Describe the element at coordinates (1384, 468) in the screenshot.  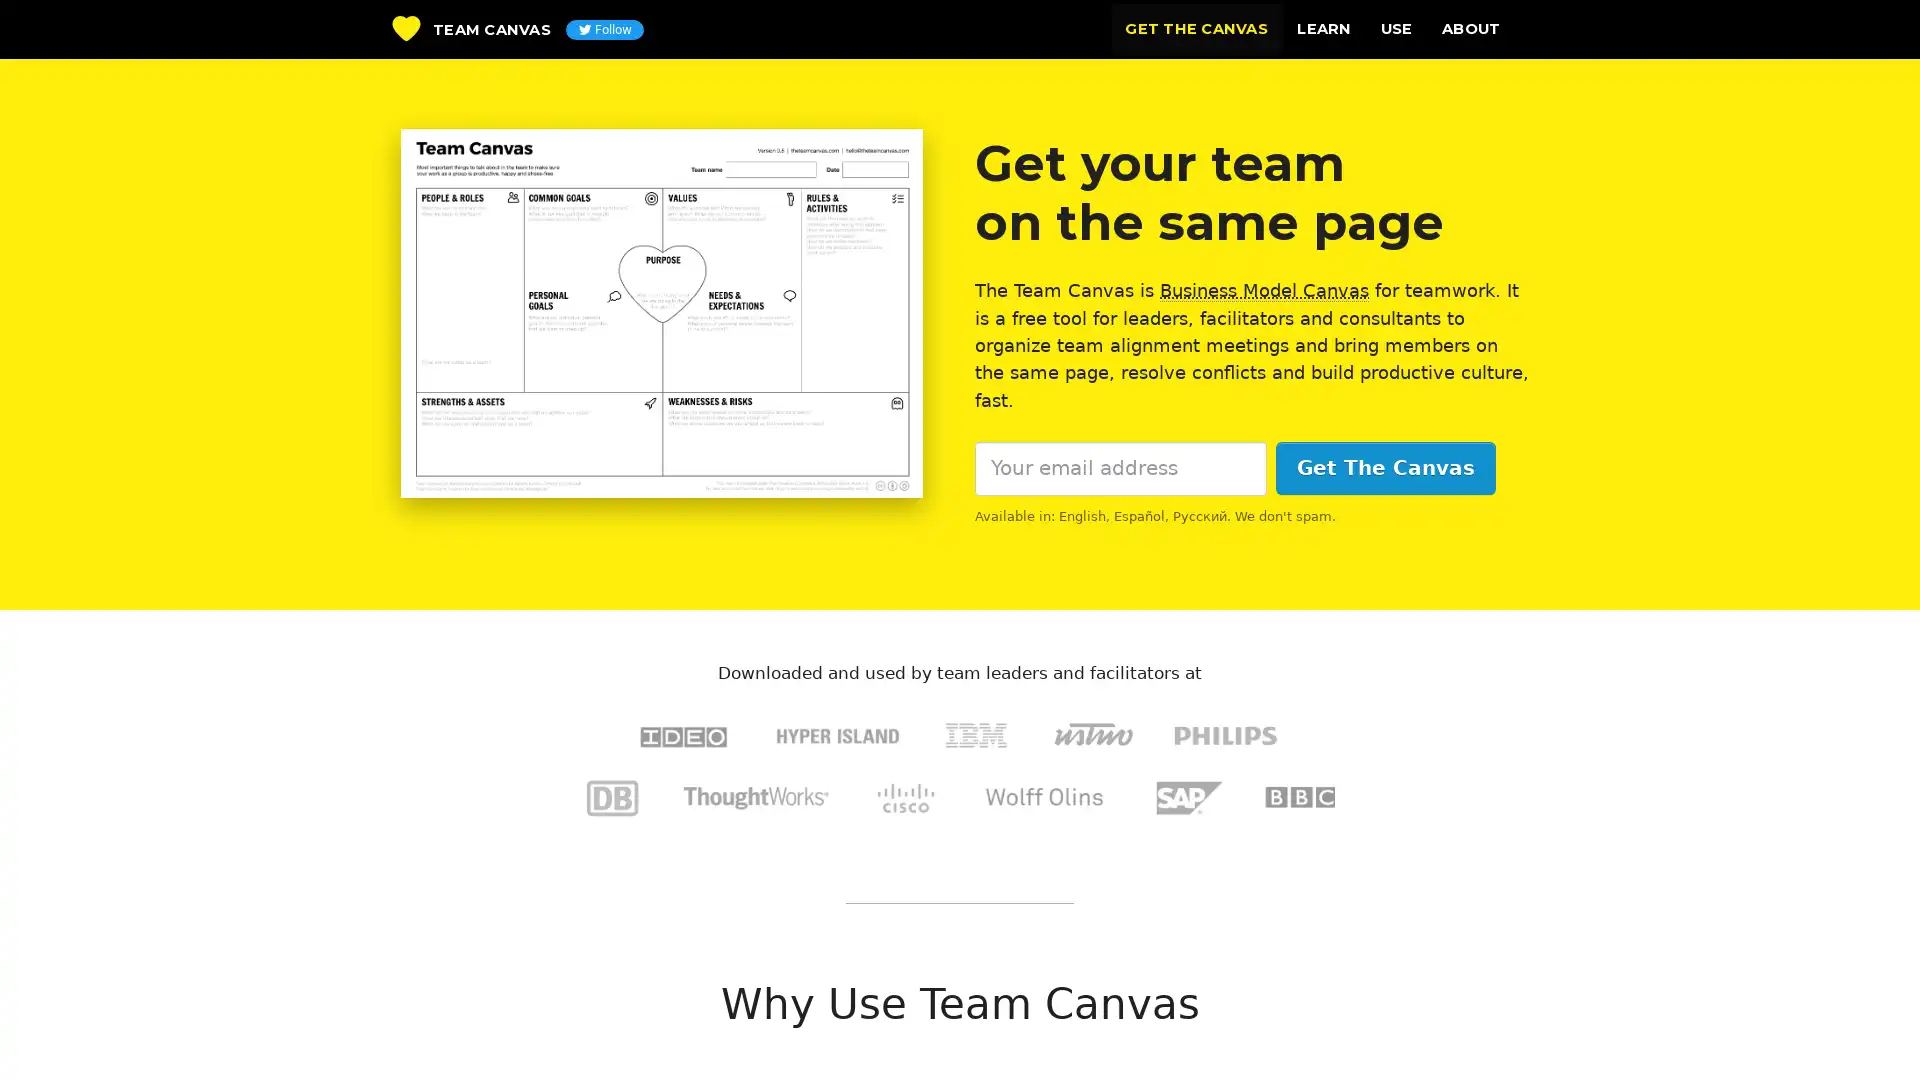
I see `Get The Canvas` at that location.